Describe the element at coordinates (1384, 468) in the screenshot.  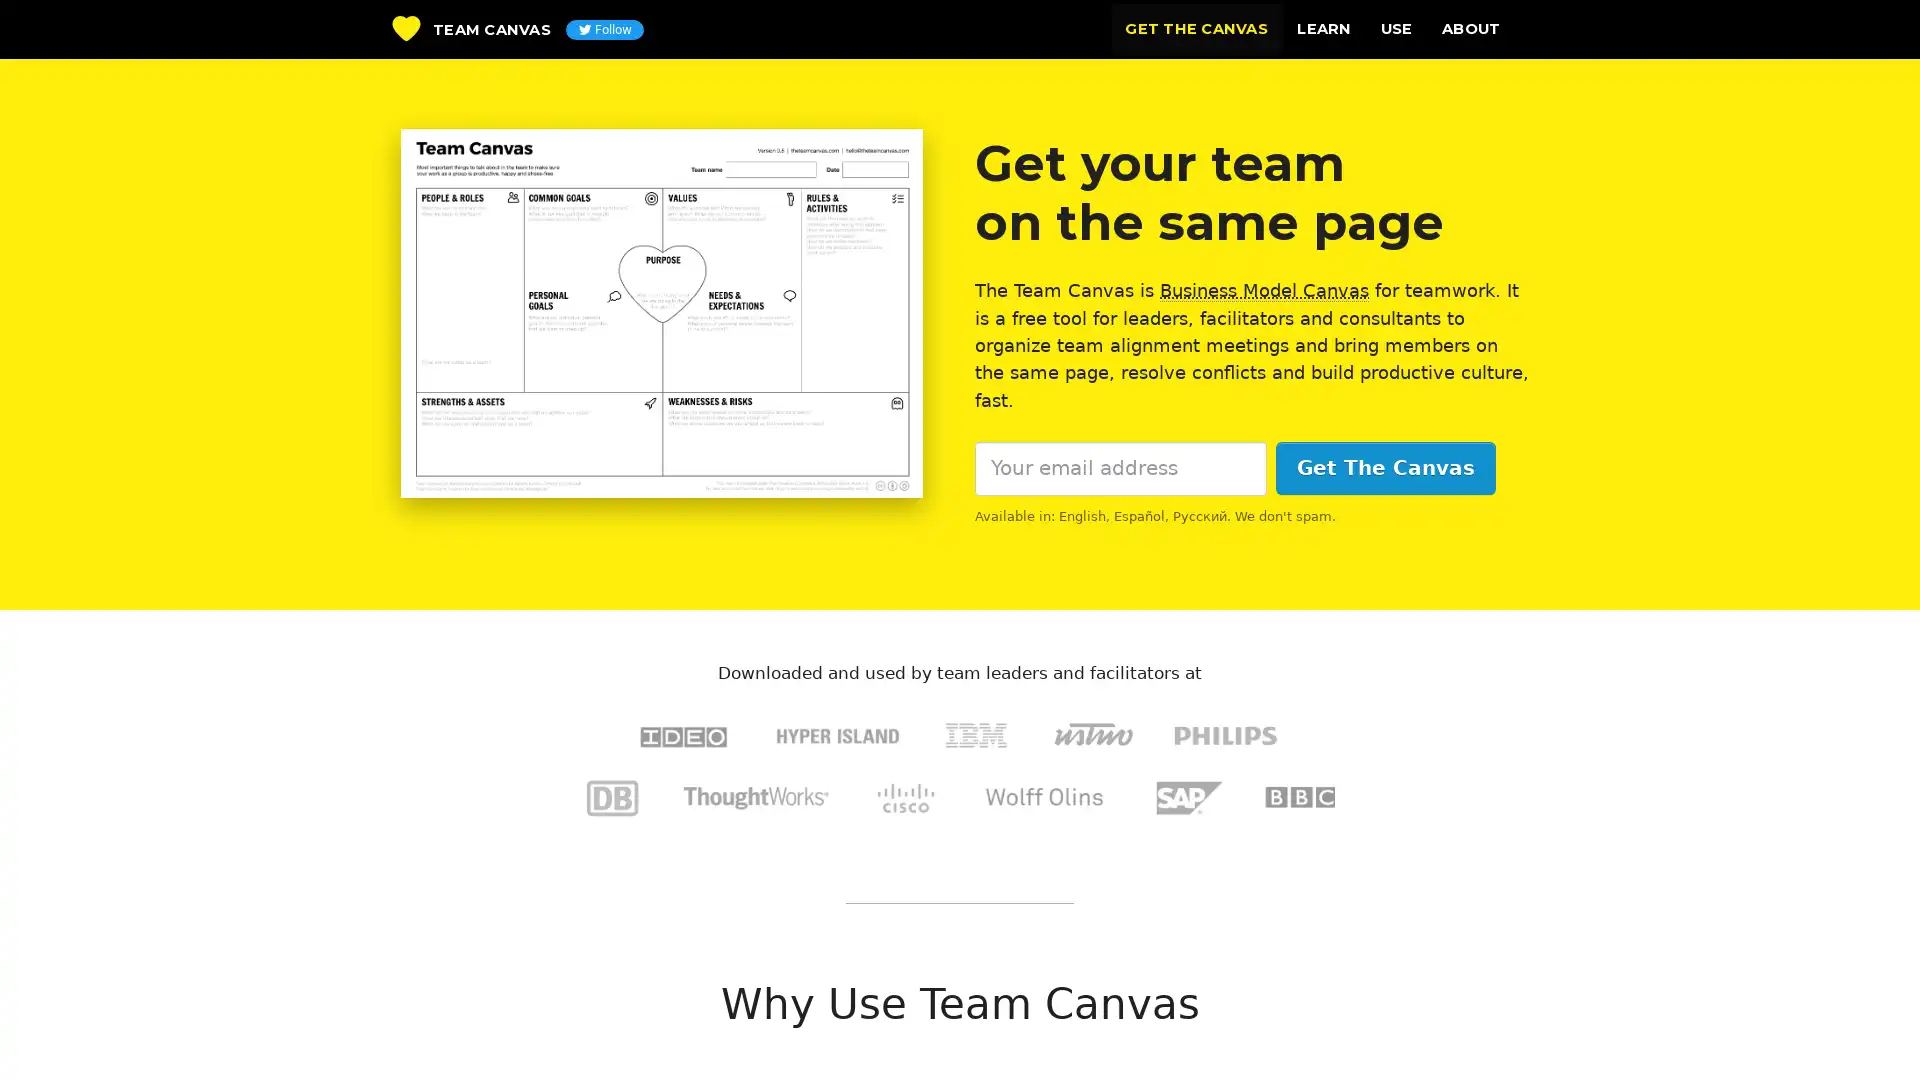
I see `Get The Canvas` at that location.